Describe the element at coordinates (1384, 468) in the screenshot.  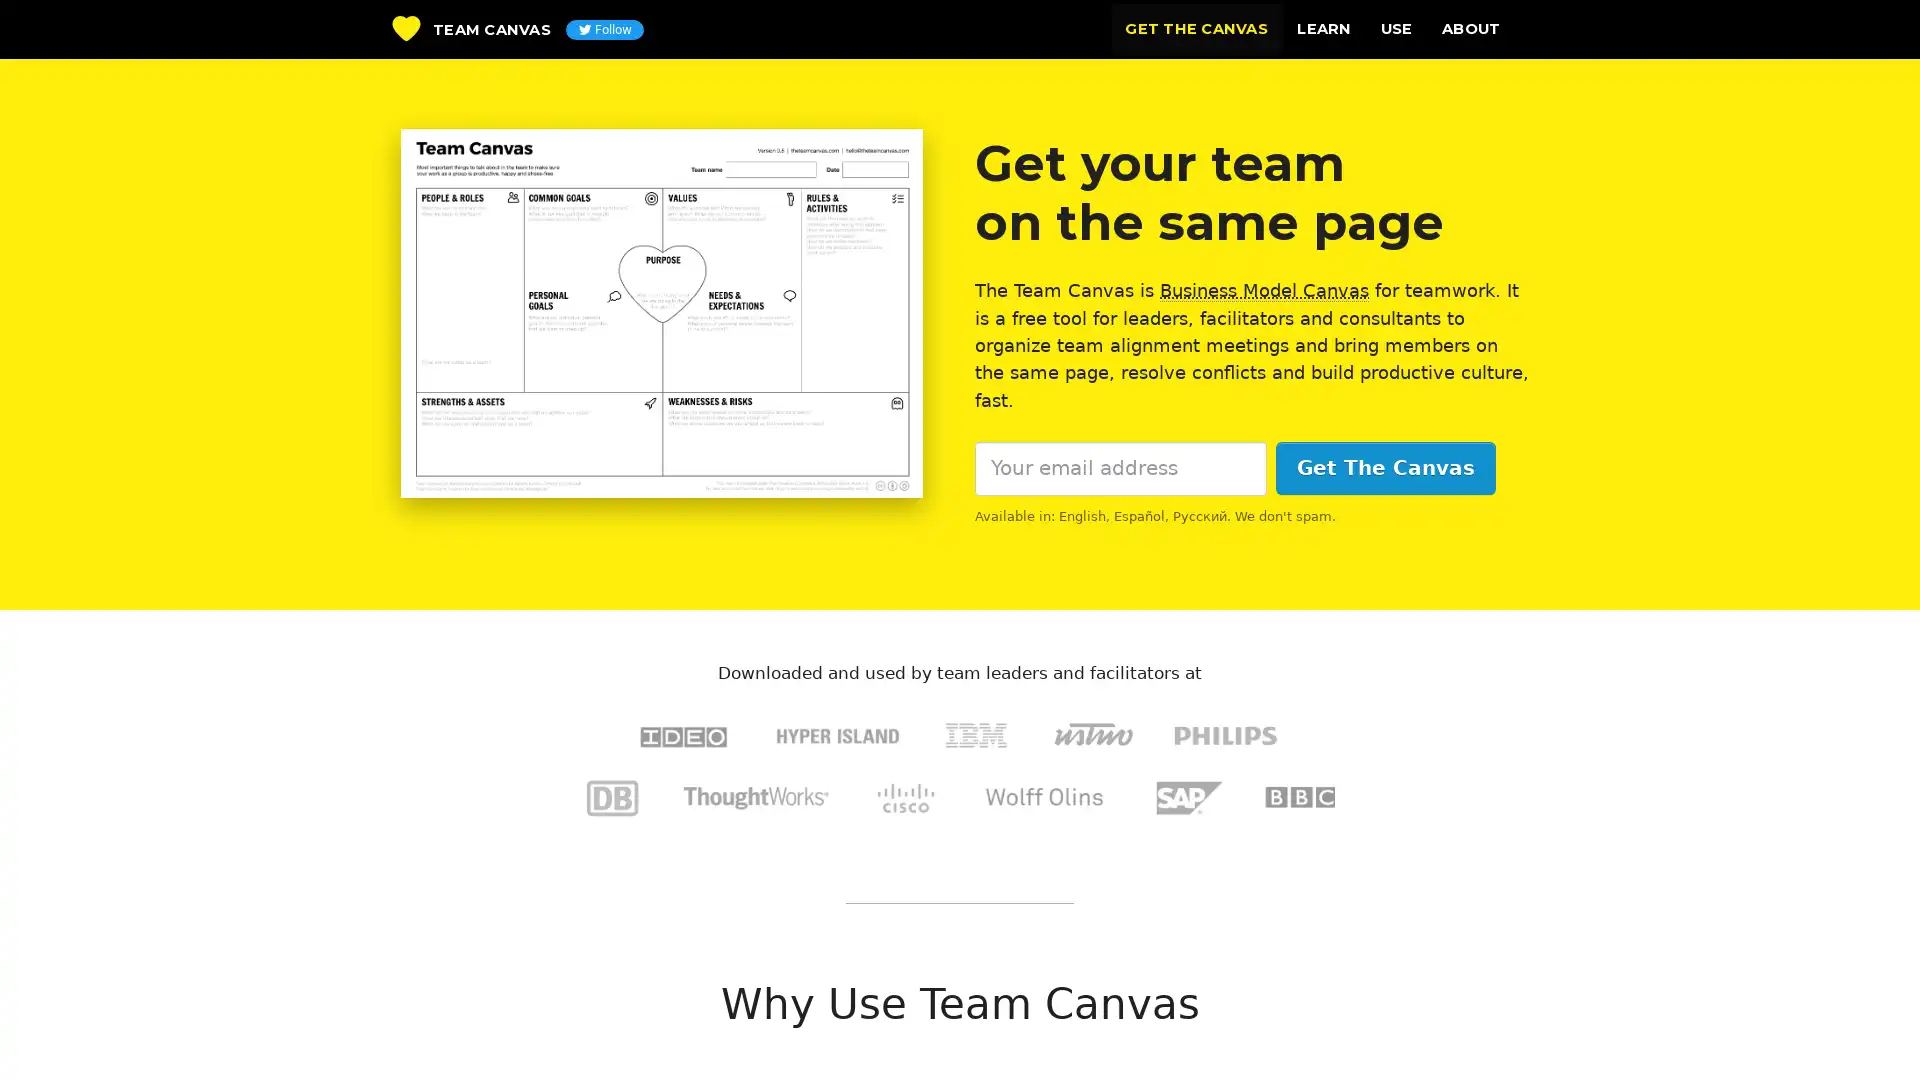
I see `Get The Canvas` at that location.